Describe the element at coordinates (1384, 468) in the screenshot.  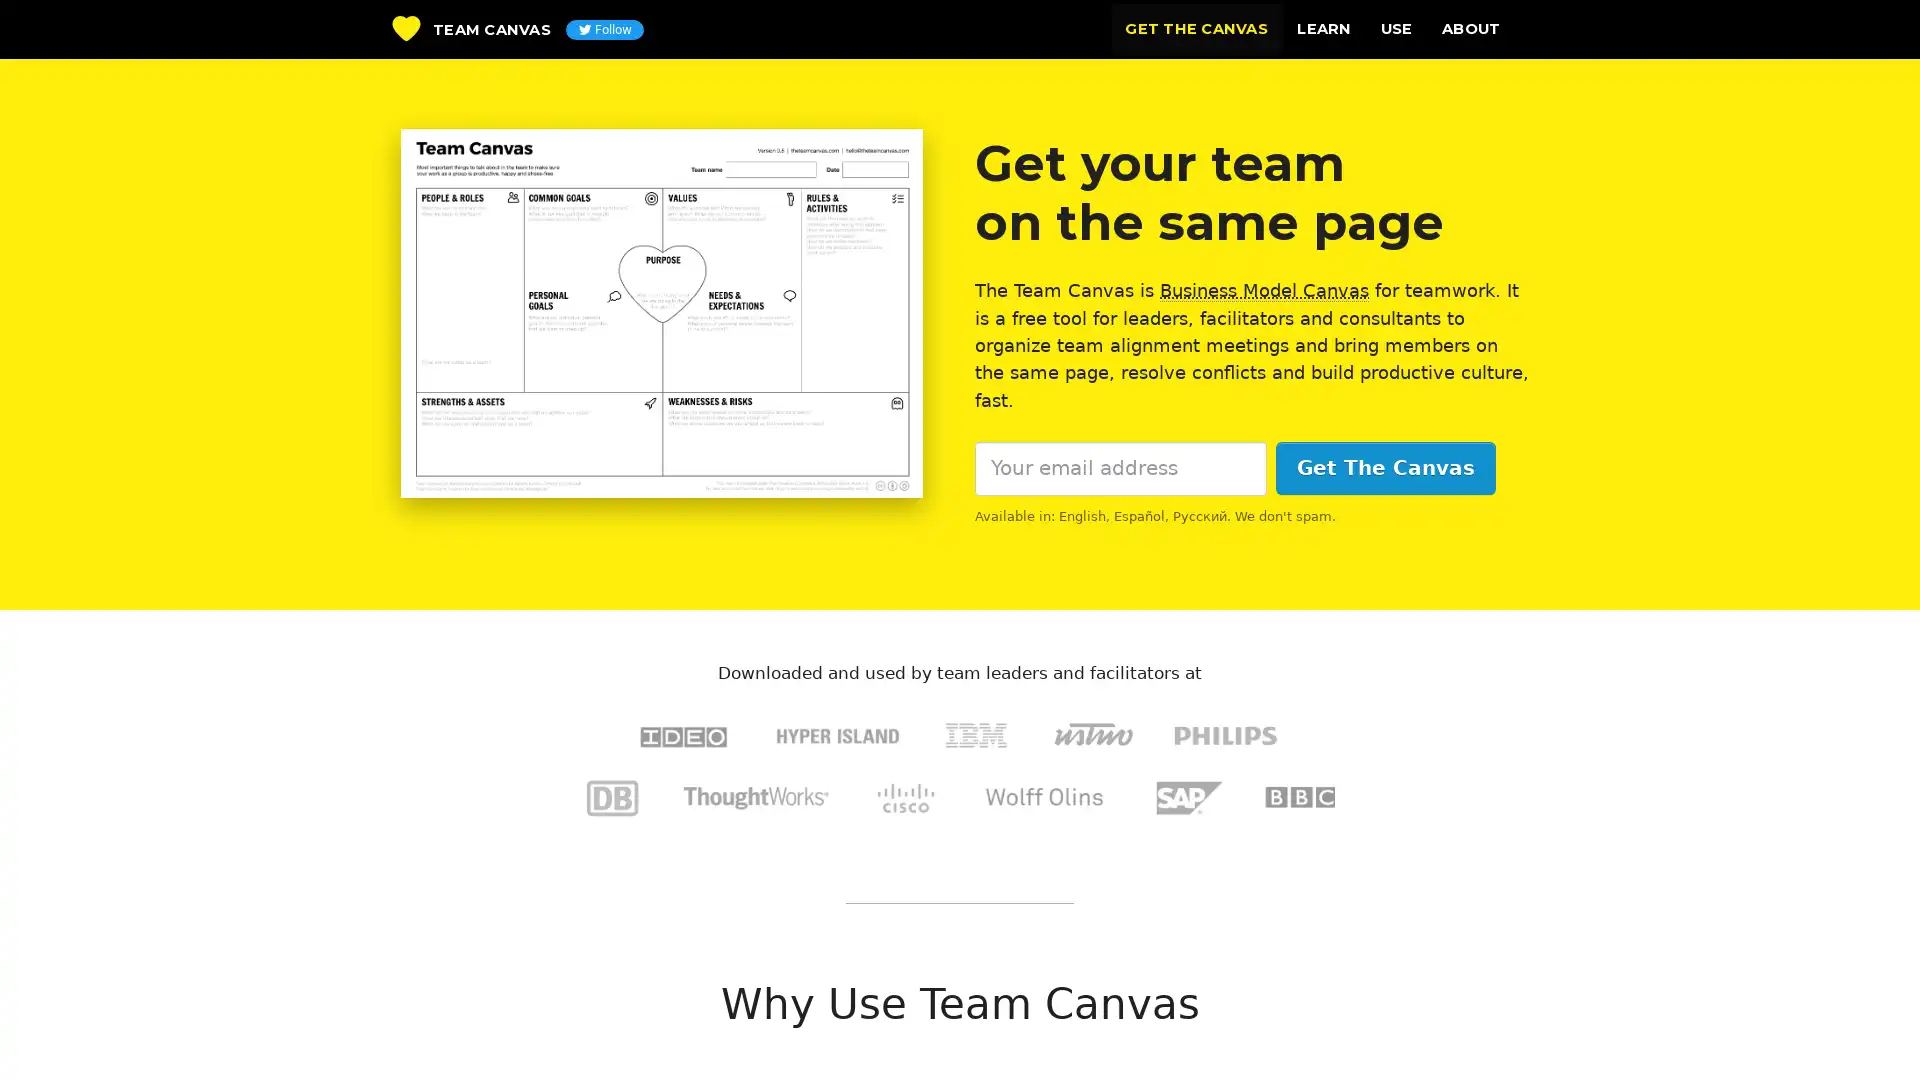
I see `Get The Canvas` at that location.